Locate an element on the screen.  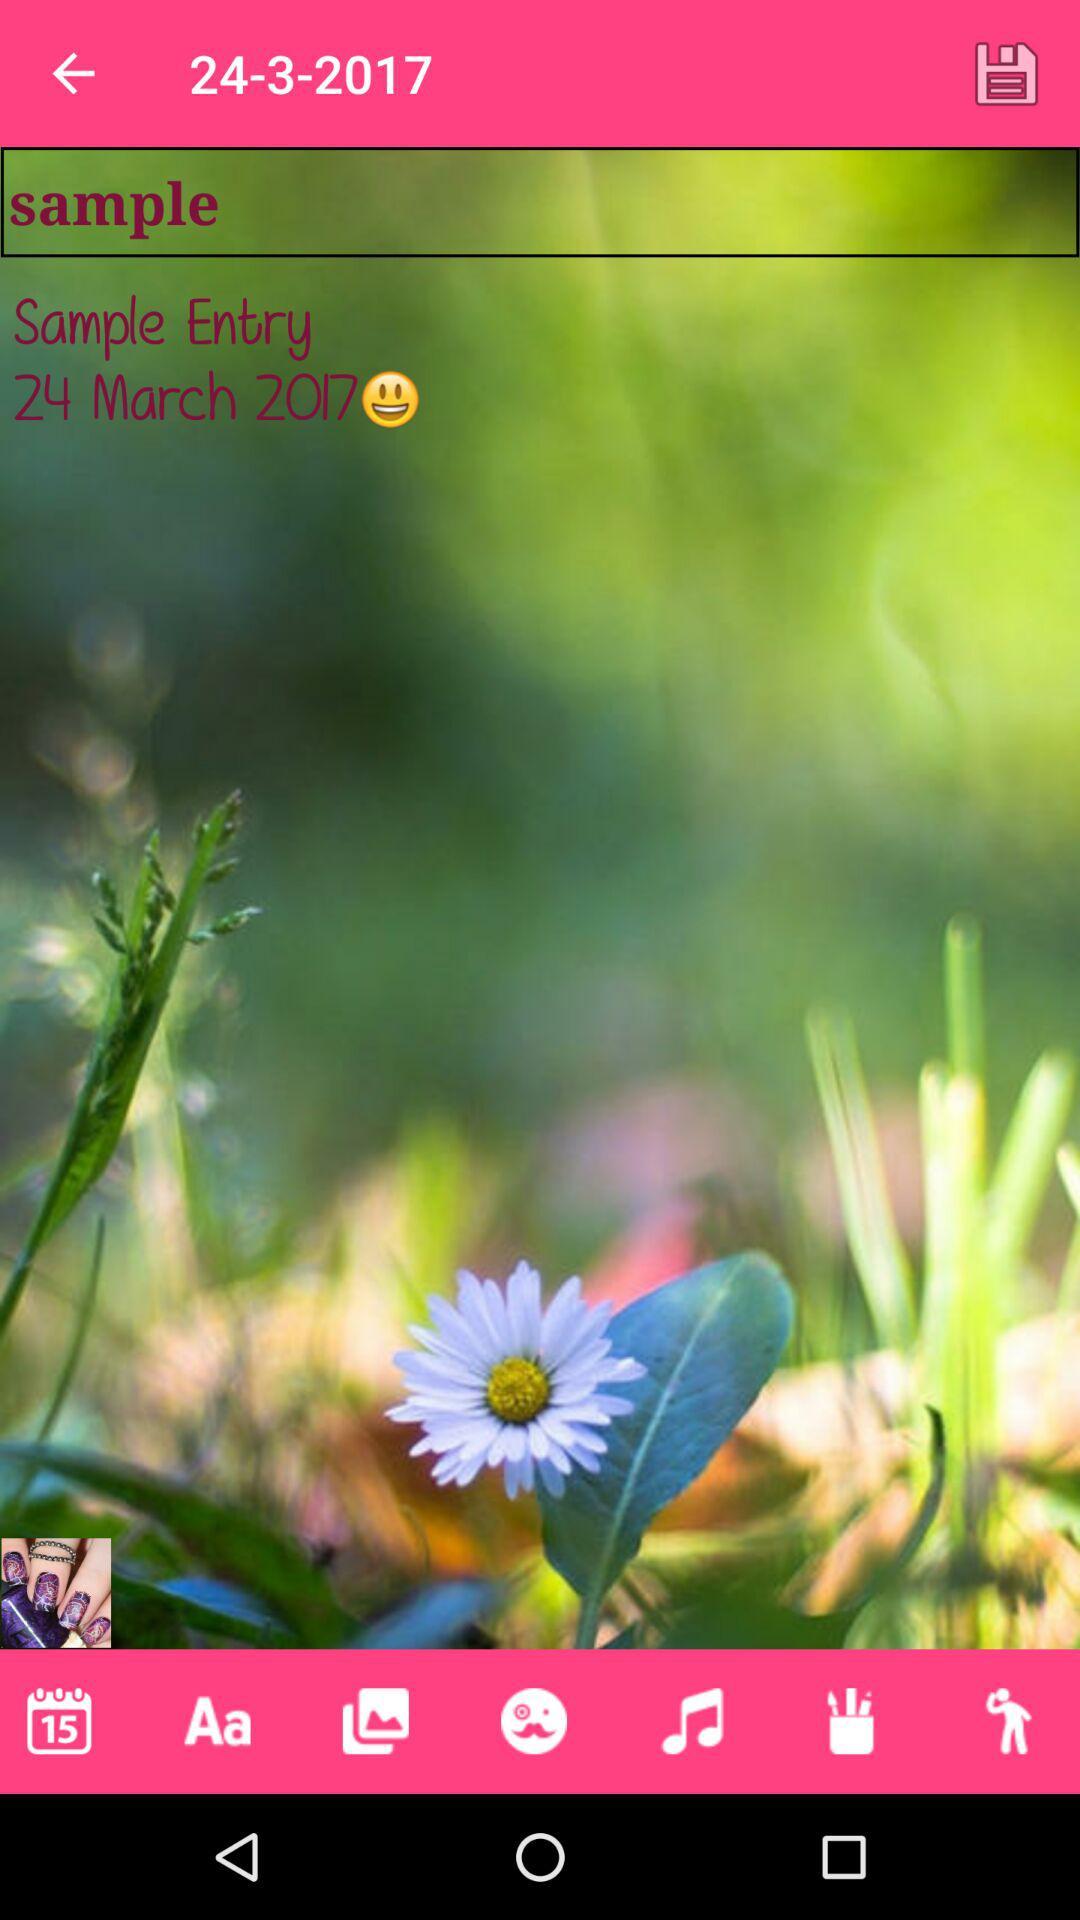
change font is located at coordinates (217, 1720).